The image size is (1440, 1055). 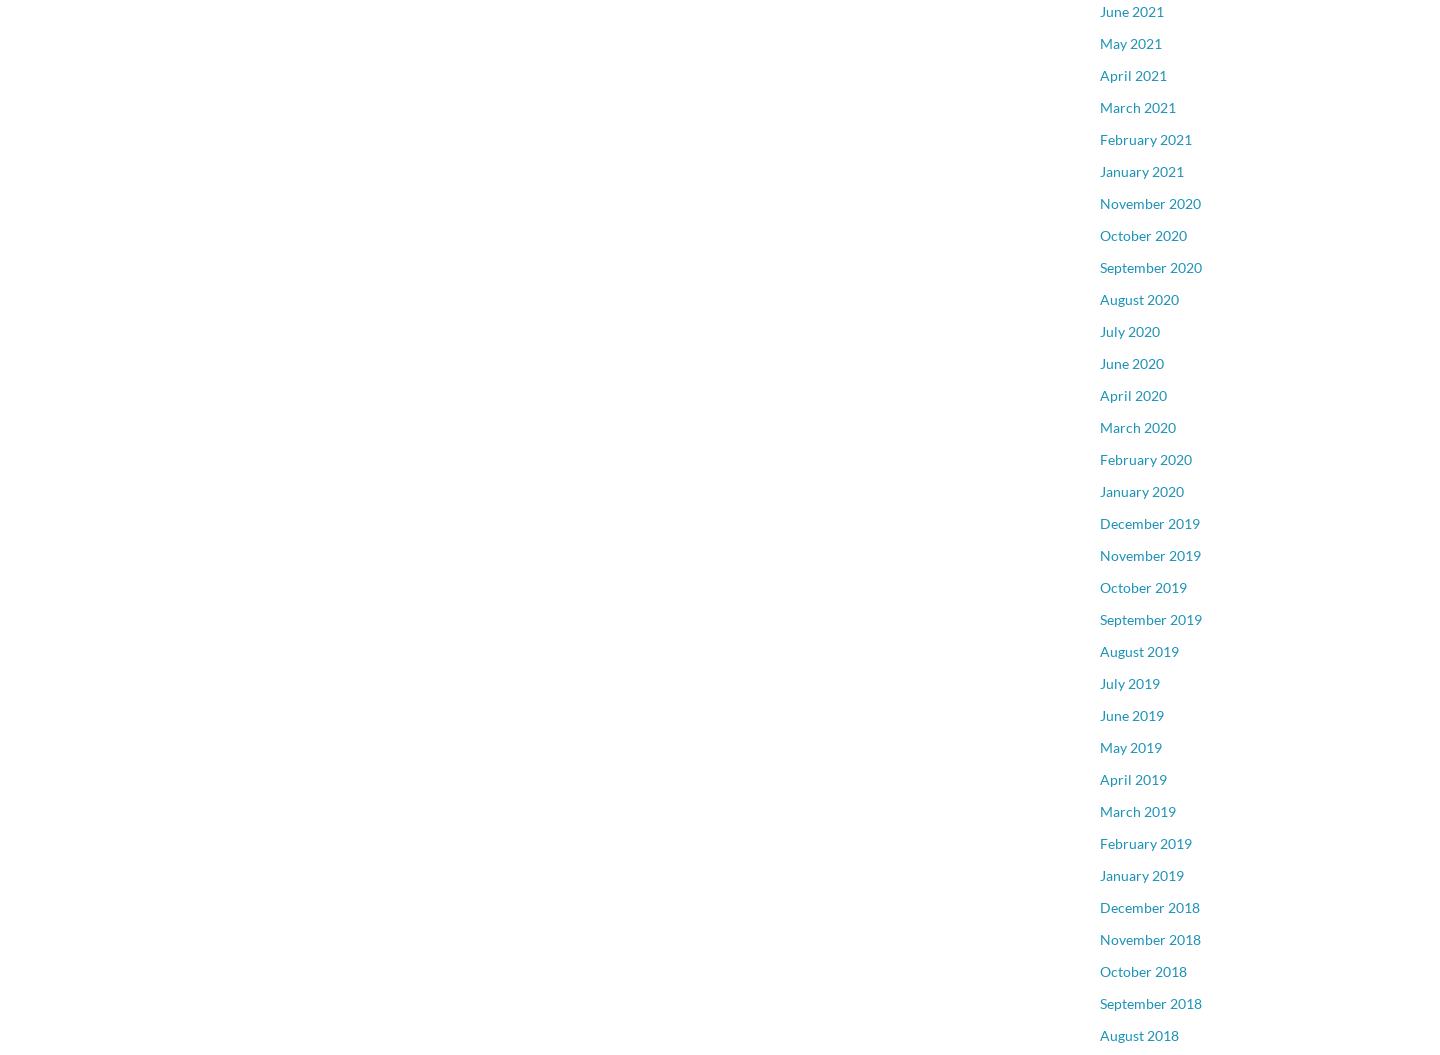 I want to click on 'Pacific Douglas, South Surrey White Rock Real Estate', so click(x=1210, y=105).